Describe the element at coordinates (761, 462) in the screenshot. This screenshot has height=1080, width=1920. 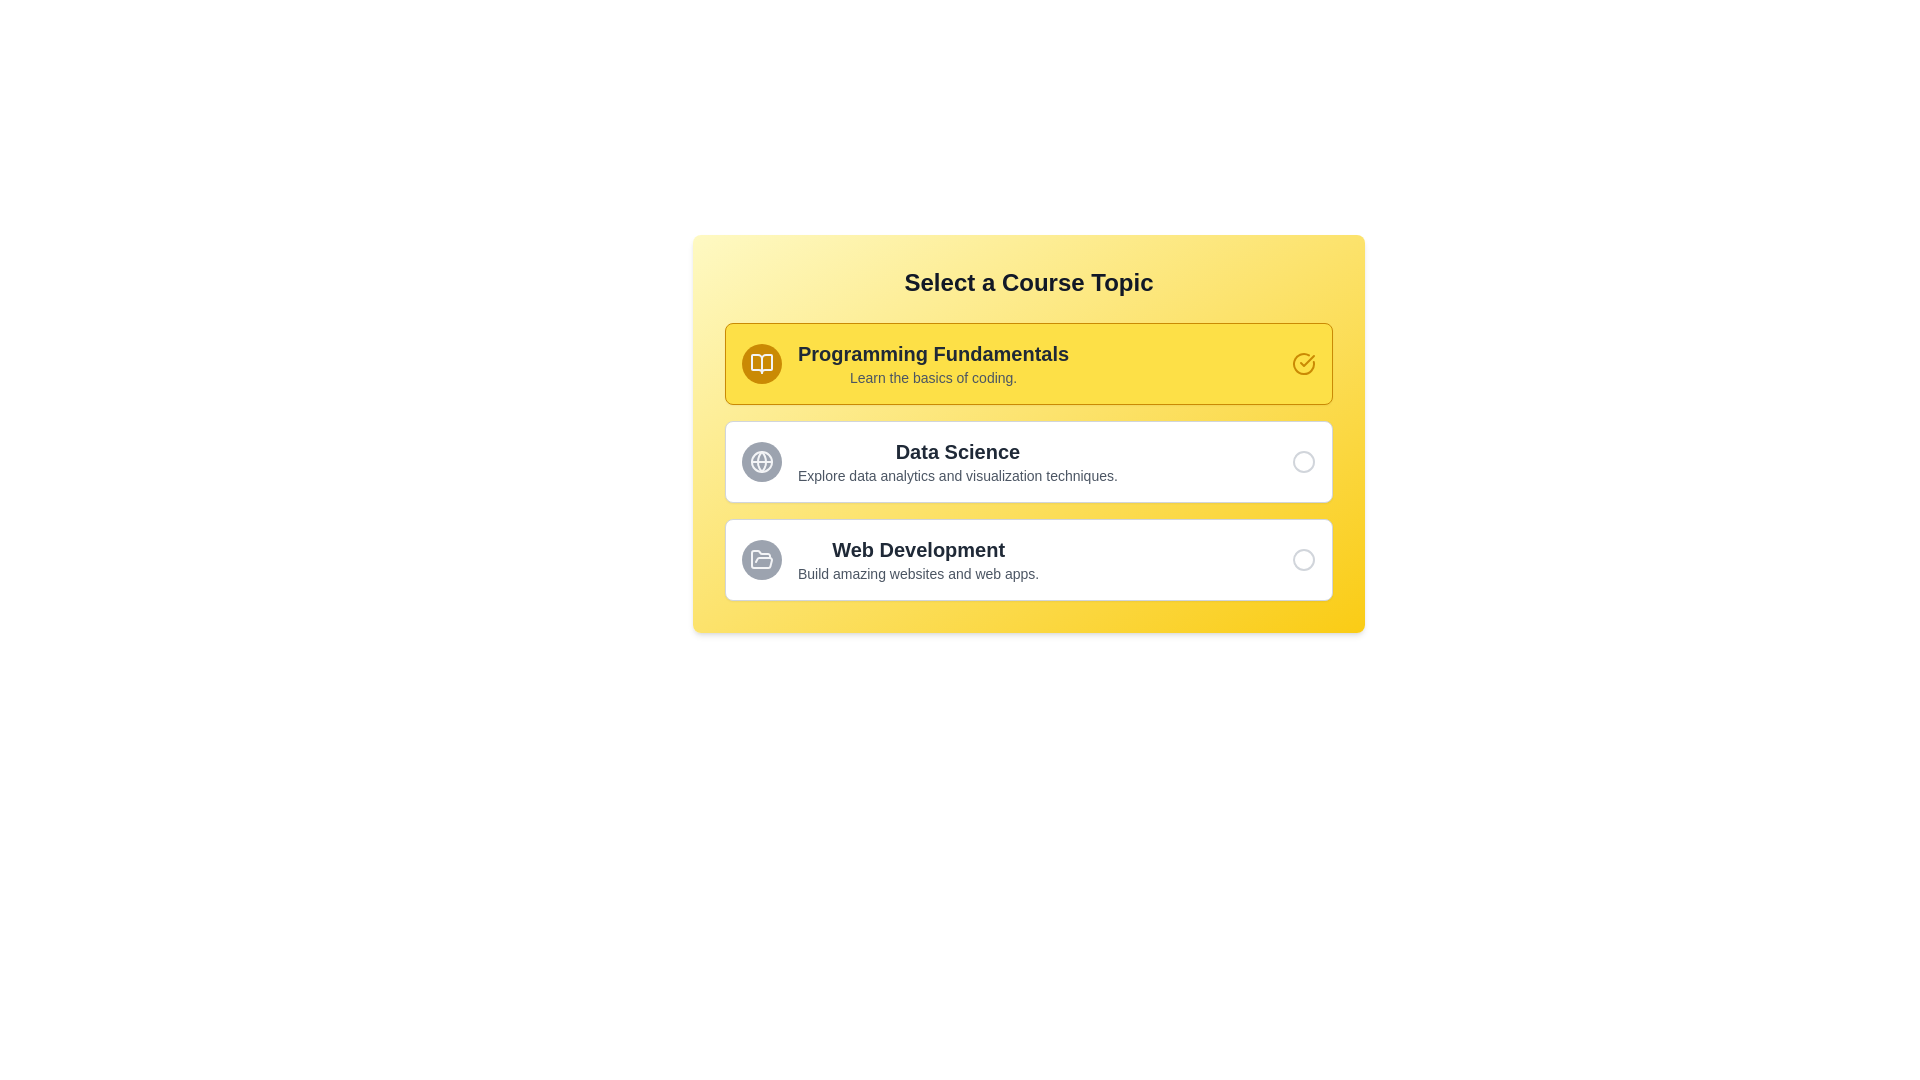
I see `the center of the globe icon representing 'Data Science' in the second option of the horizontal stack` at that location.